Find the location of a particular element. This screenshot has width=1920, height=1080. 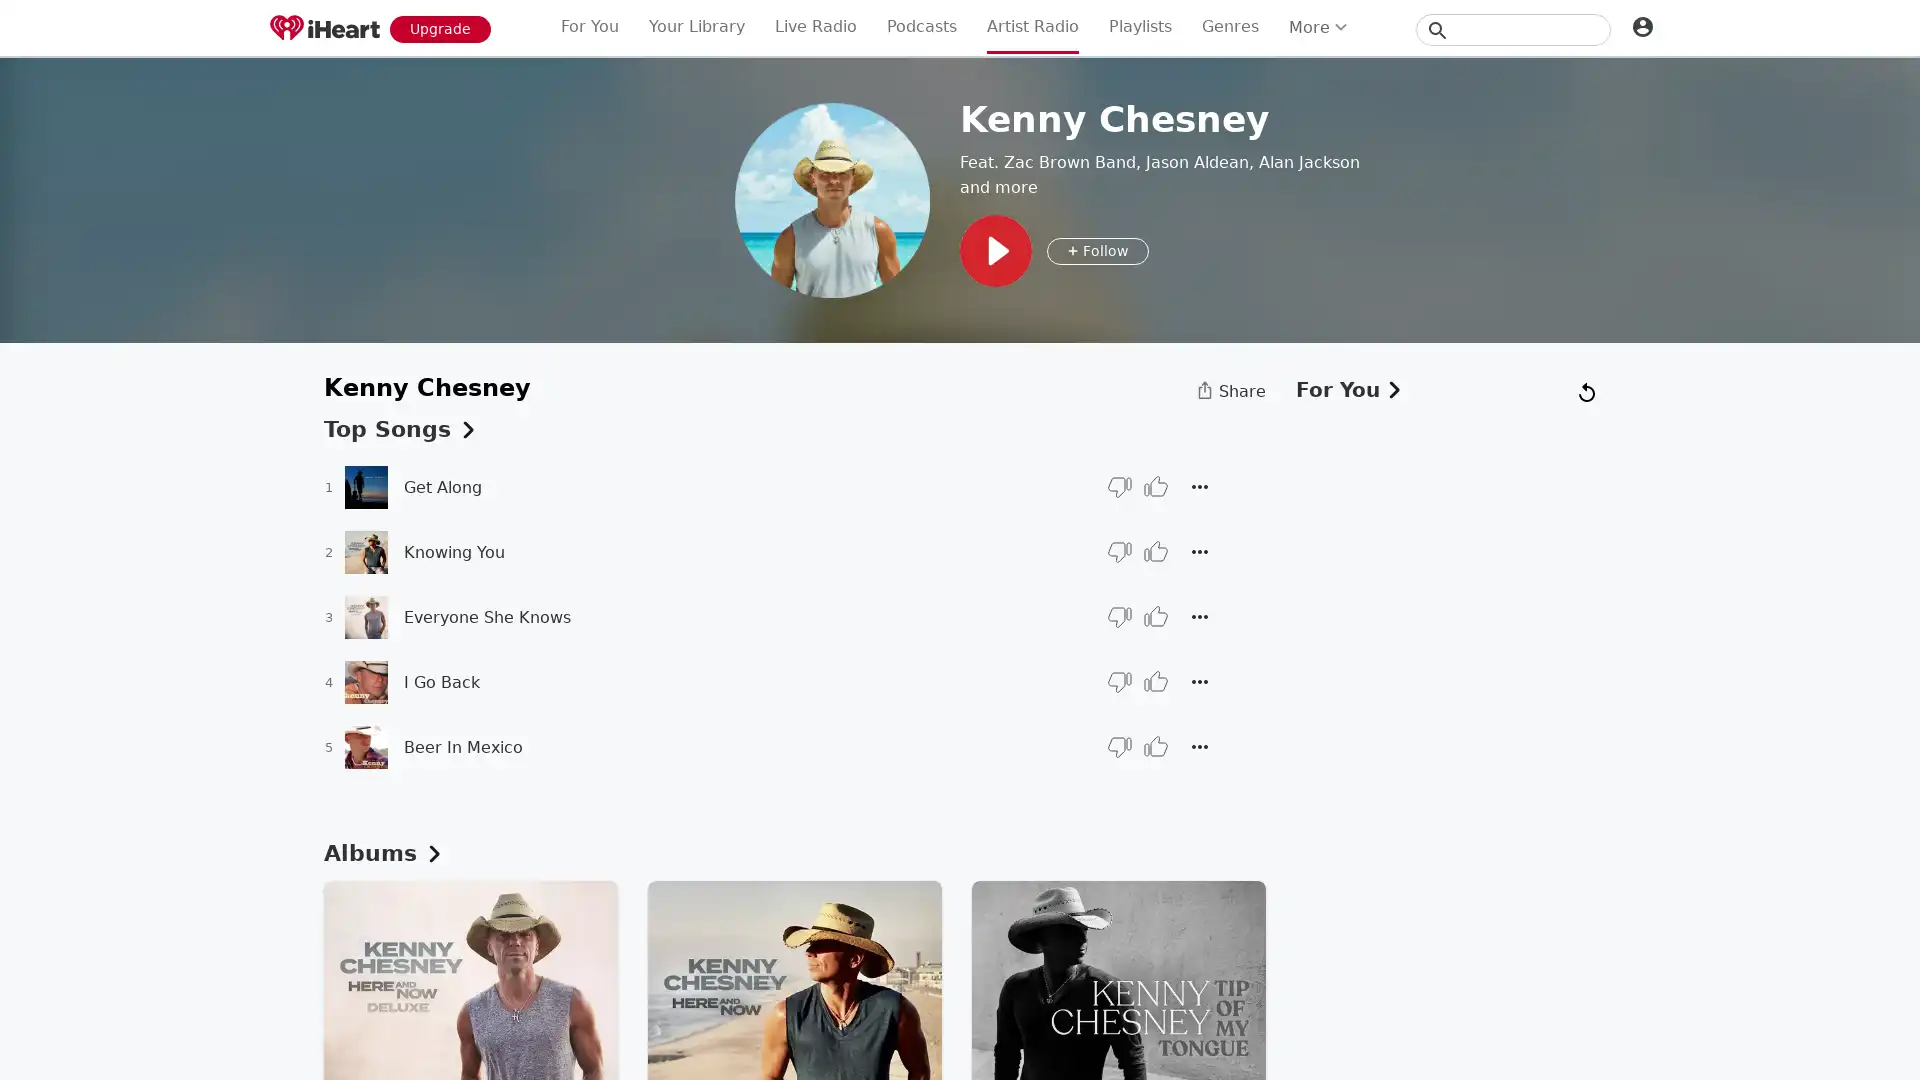

Add to Playlist Button is located at coordinates (844, 1031).